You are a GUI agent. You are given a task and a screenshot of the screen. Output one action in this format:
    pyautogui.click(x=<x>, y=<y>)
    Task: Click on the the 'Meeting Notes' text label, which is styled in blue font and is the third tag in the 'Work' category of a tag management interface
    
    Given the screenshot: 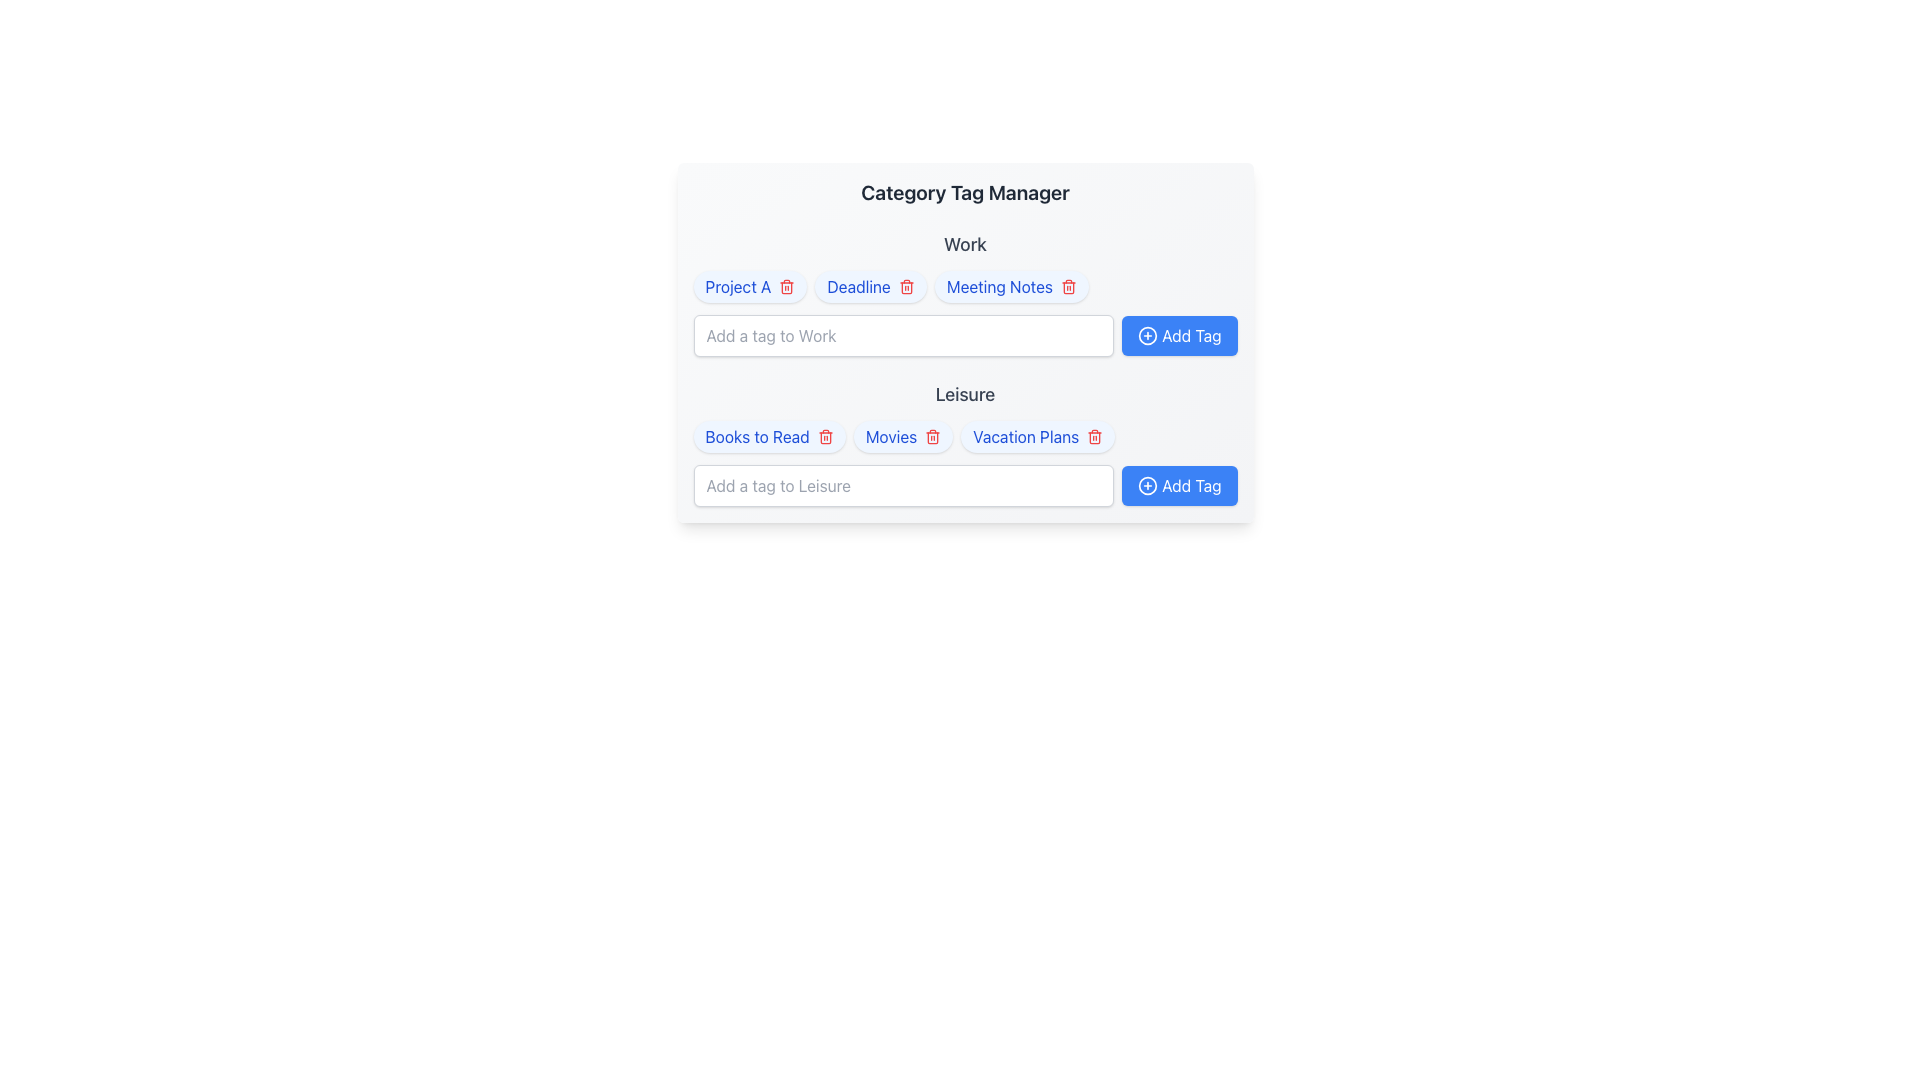 What is the action you would take?
    pyautogui.click(x=999, y=286)
    